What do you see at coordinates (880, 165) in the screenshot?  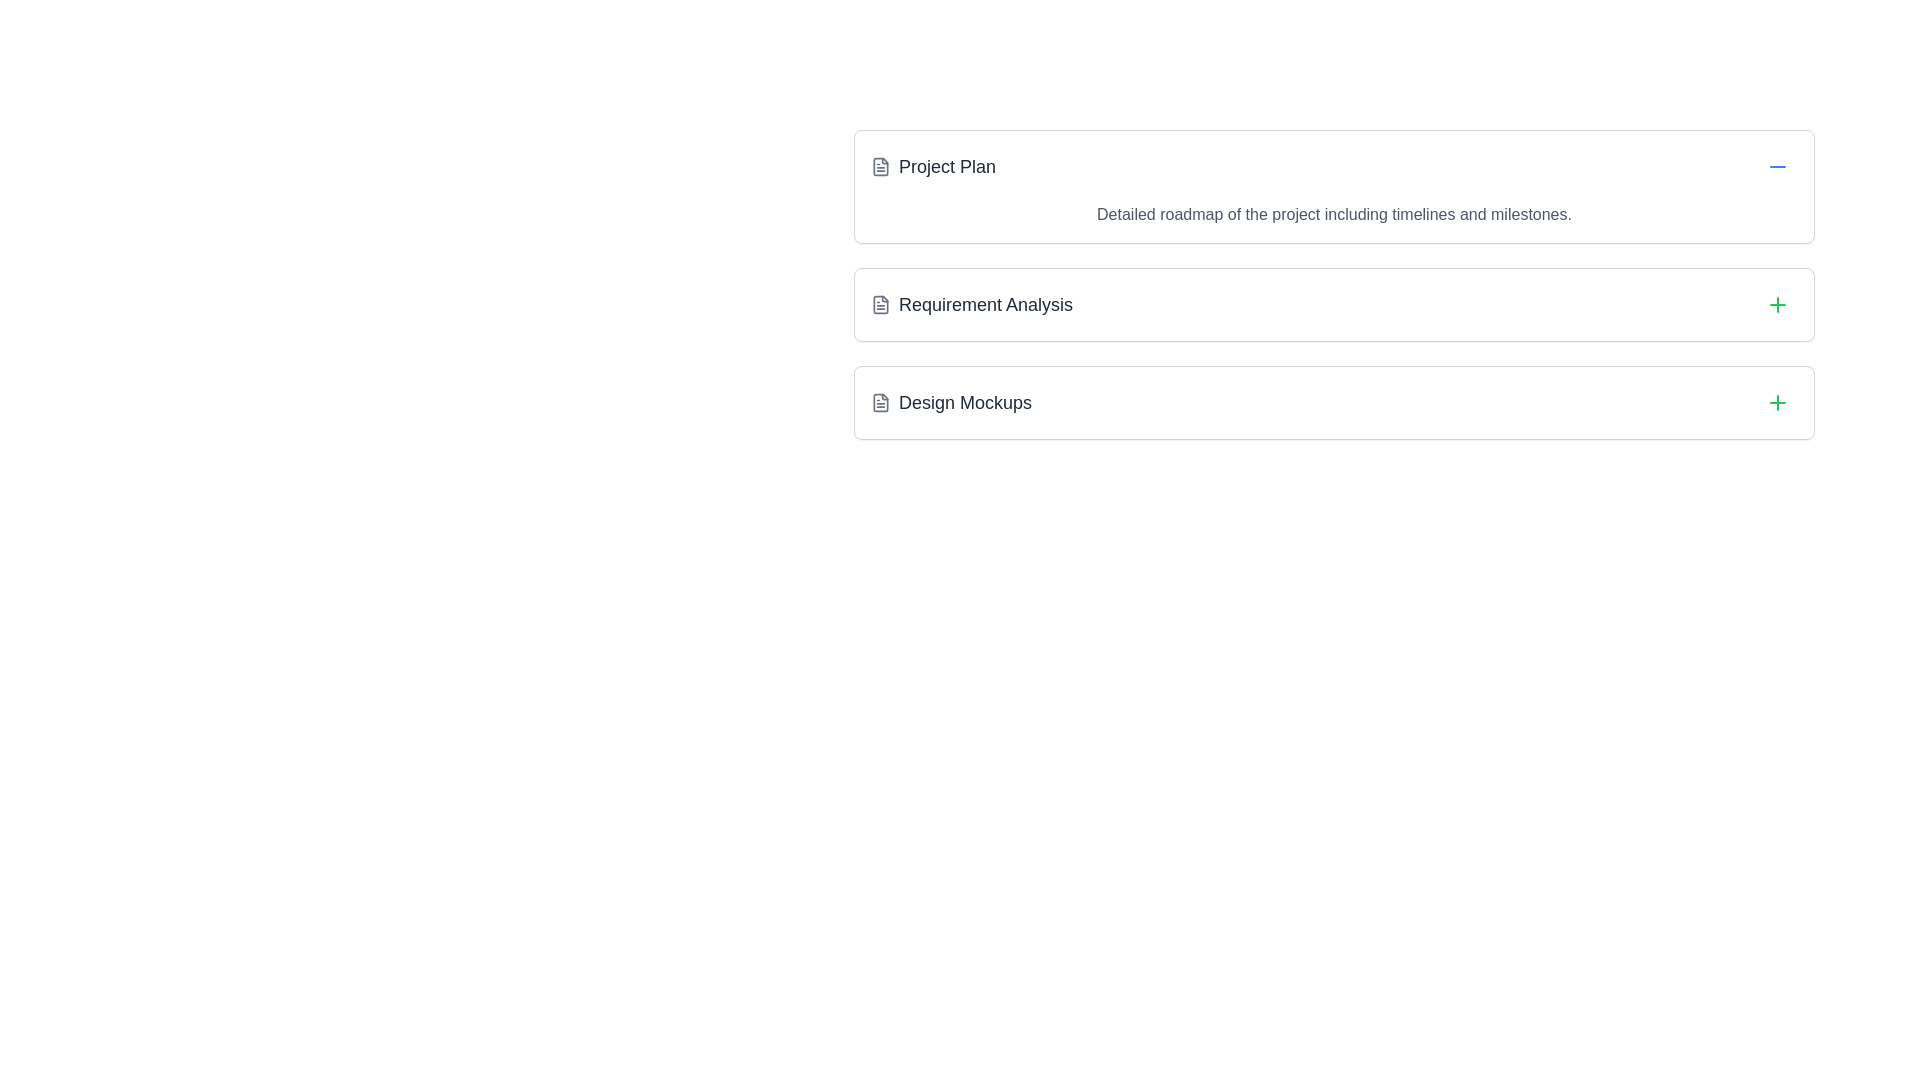 I see `the icon representing the 'Project Plan' section, which is located at the leftmost side of the 'Project Plan' section in the interface` at bounding box center [880, 165].